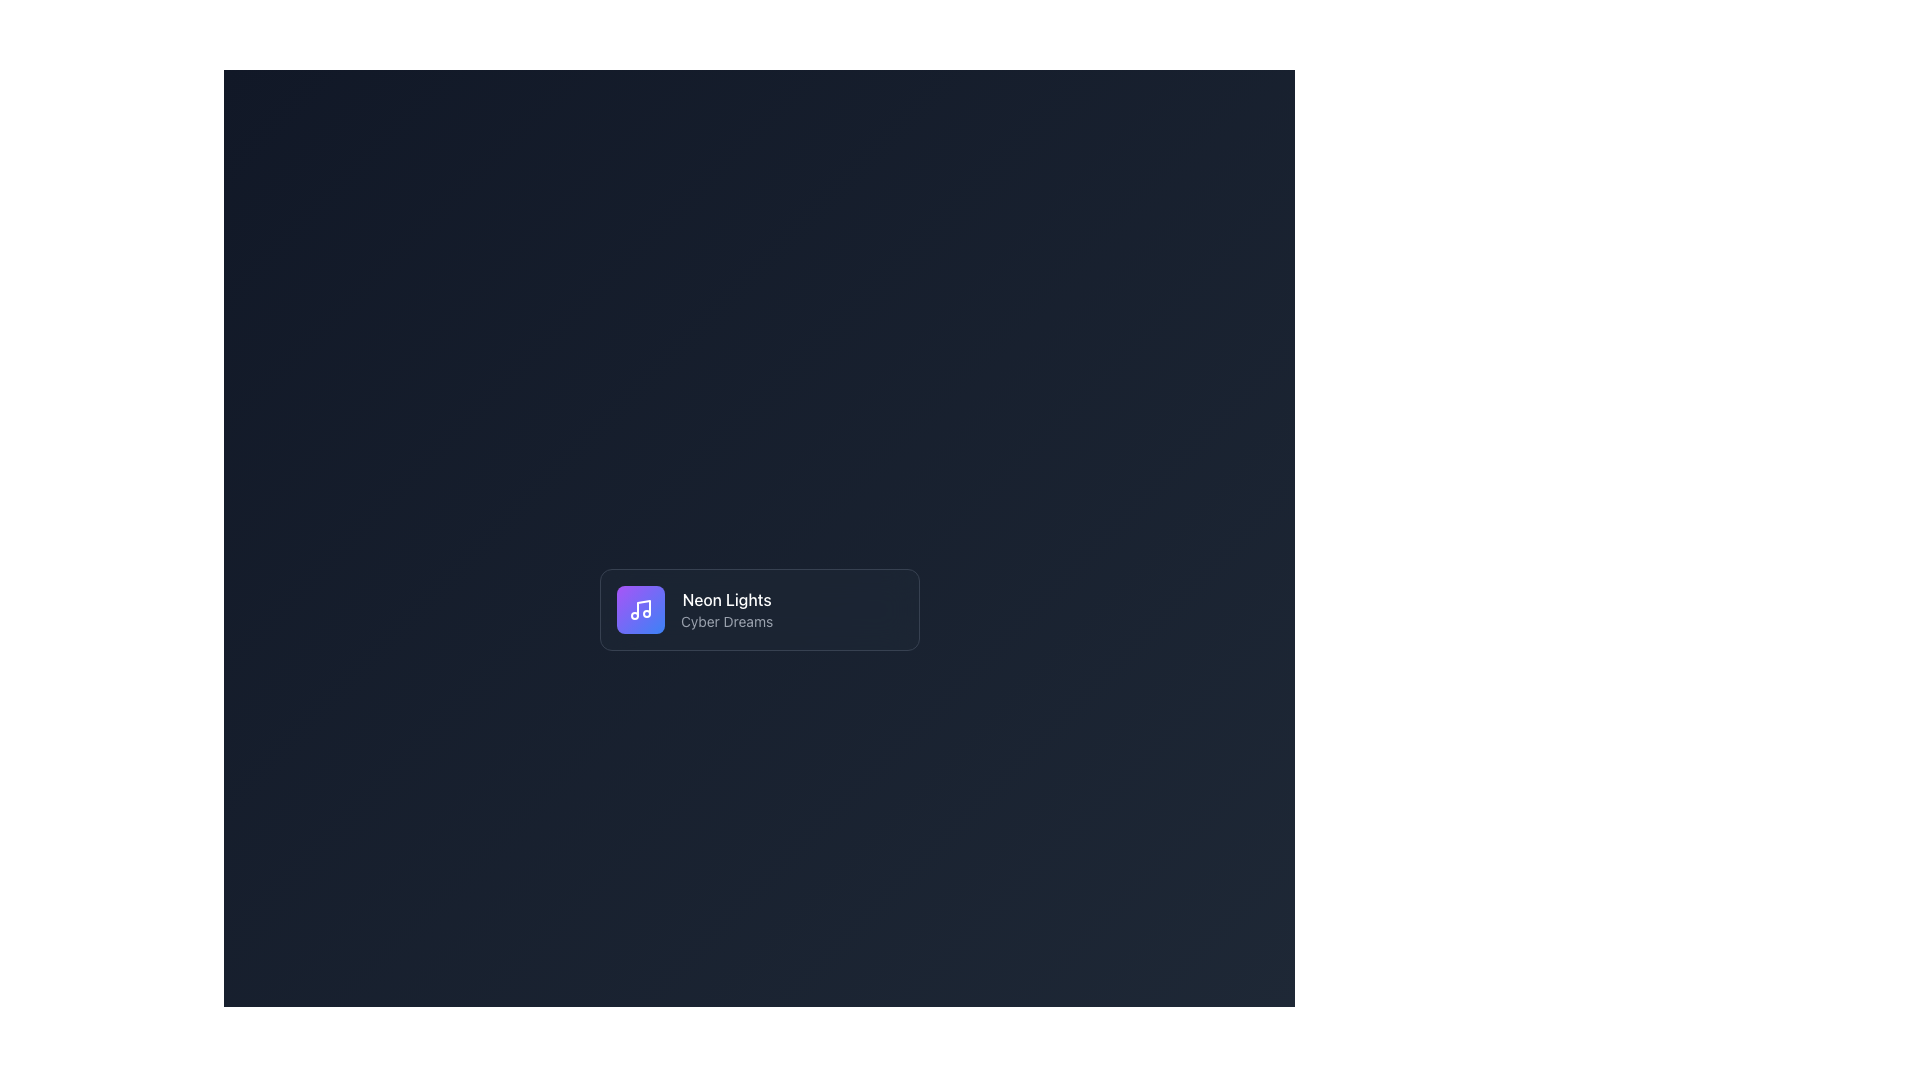 Image resolution: width=1920 pixels, height=1080 pixels. What do you see at coordinates (725, 608) in the screenshot?
I see `the textual content display area that shows the title and subtitle of a music item, located to the right of a colorful music note icon` at bounding box center [725, 608].